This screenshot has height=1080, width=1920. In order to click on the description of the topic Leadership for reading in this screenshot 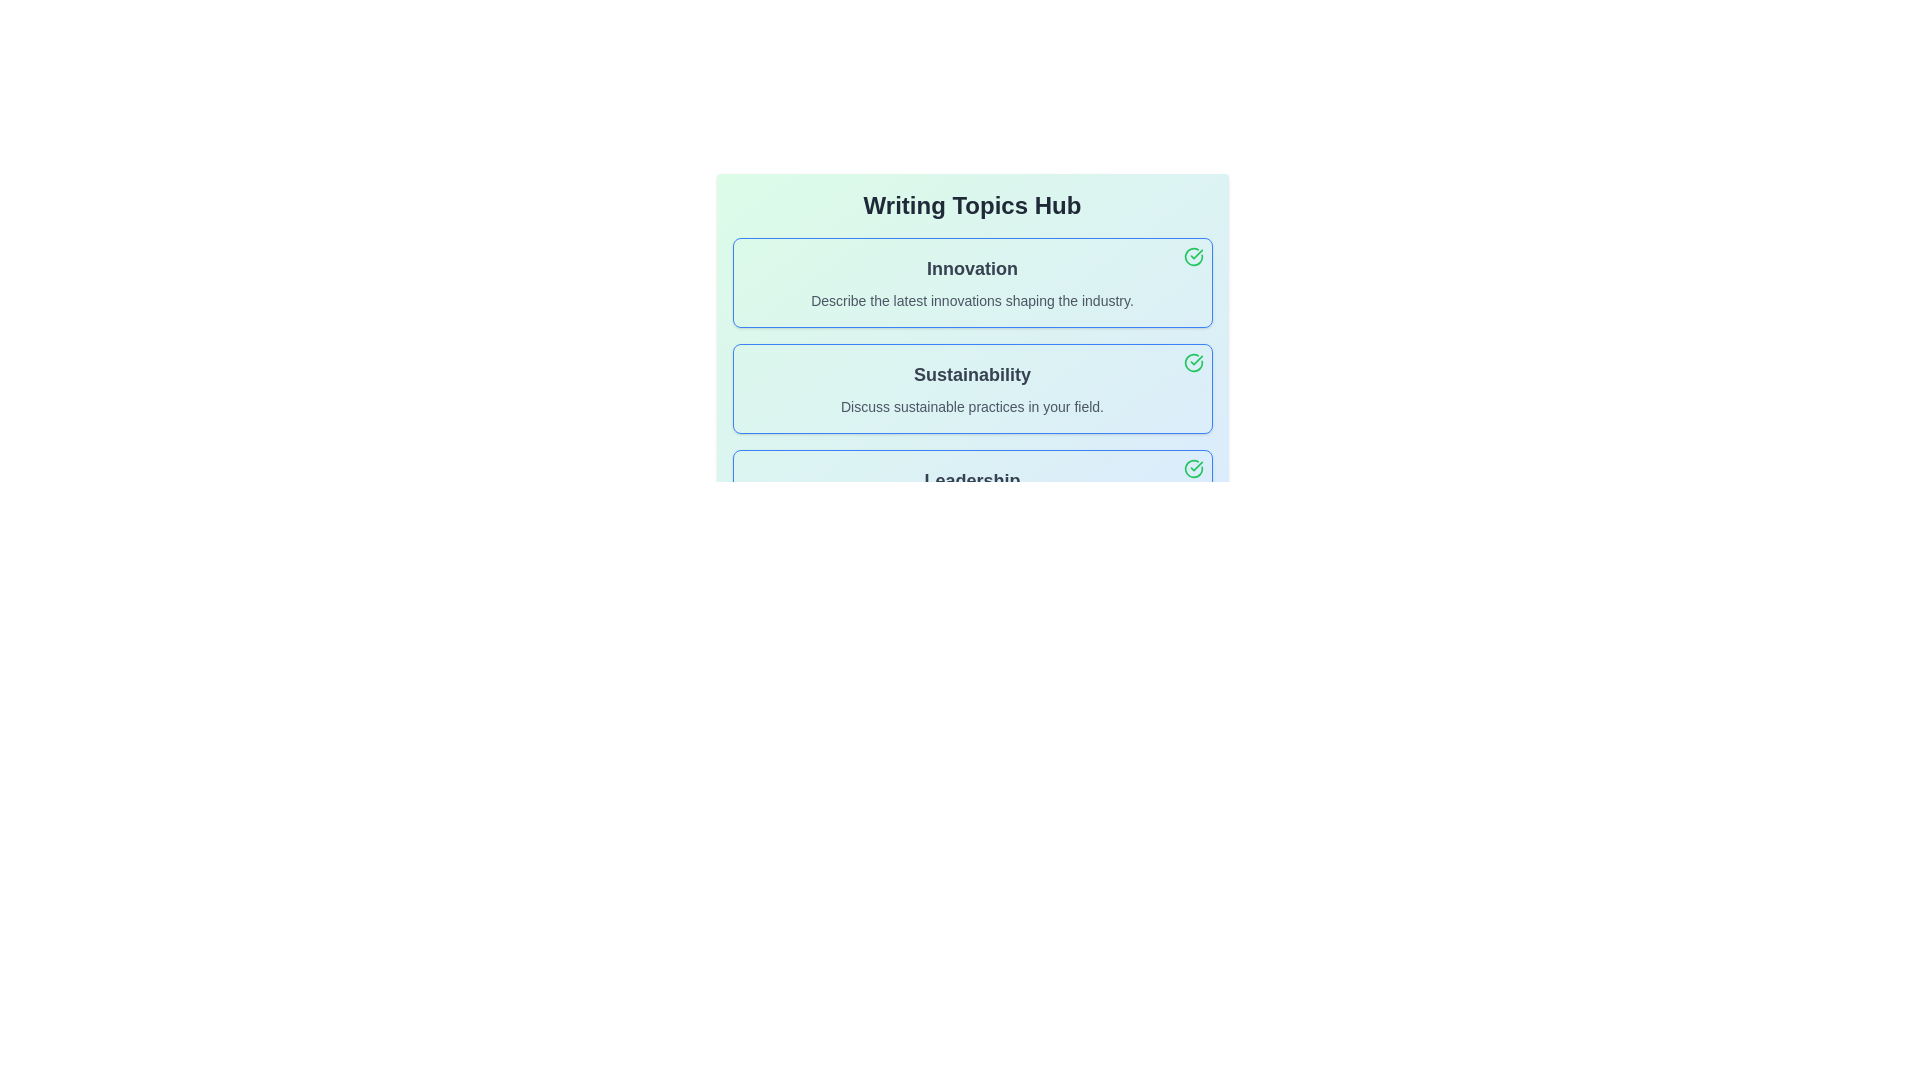, I will do `click(972, 494)`.